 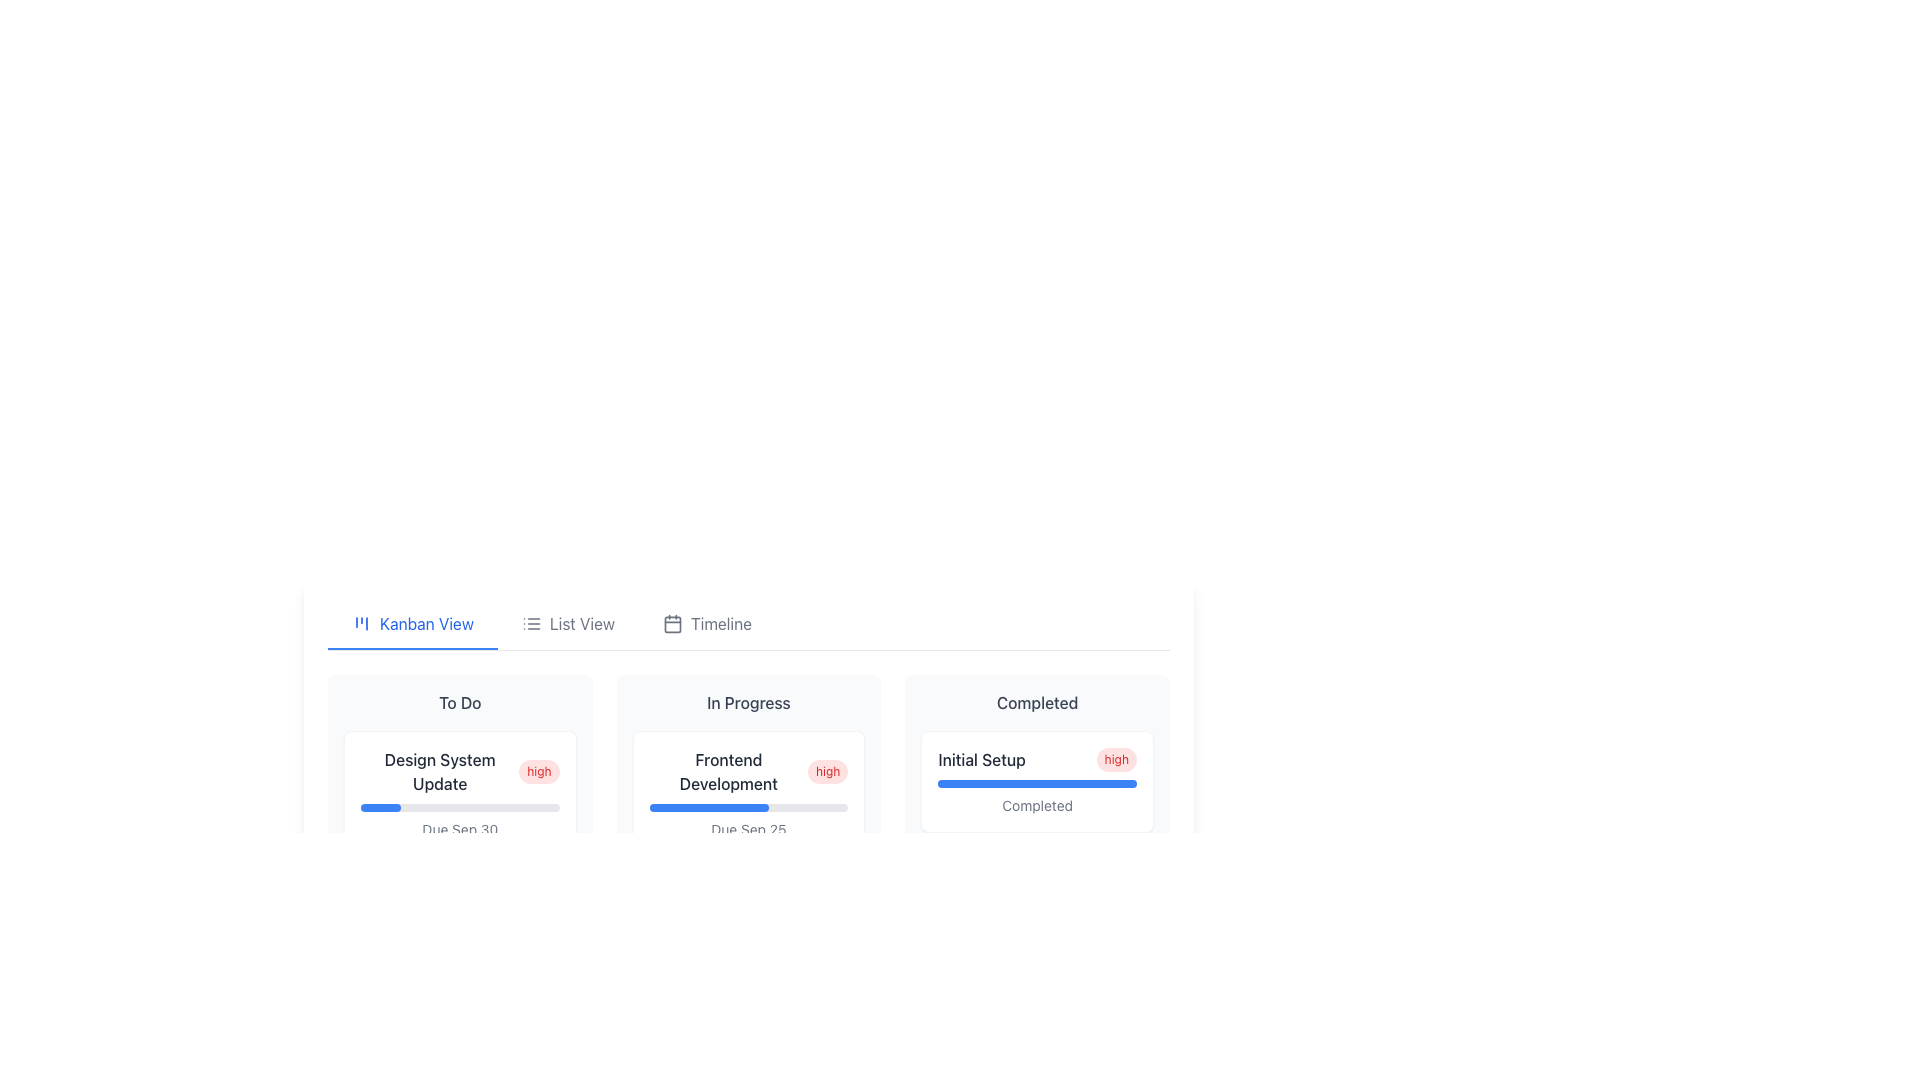 What do you see at coordinates (459, 701) in the screenshot?
I see `the 'To Do' label, which is styled with a medium-weight font and gray color, located at the top of the leftmost column in the Kanban board layout` at bounding box center [459, 701].